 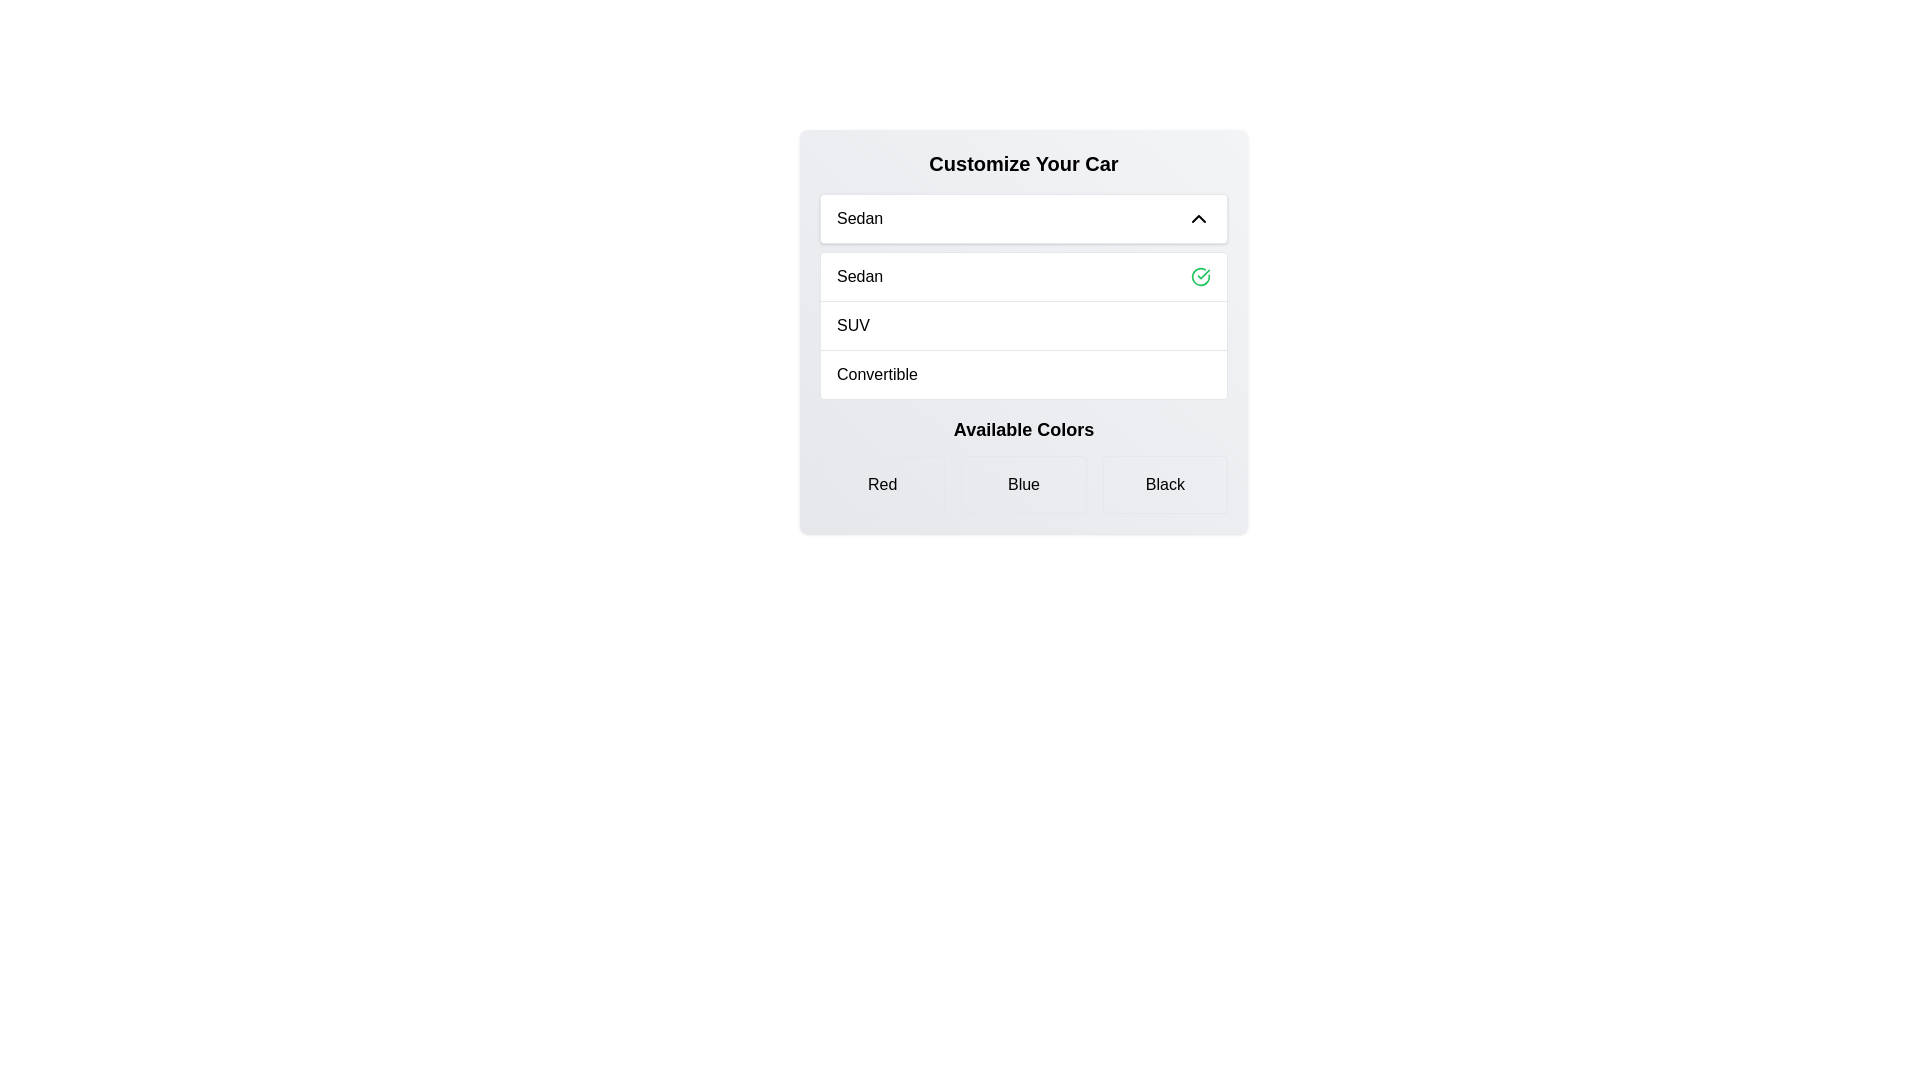 What do you see at coordinates (1023, 277) in the screenshot?
I see `the first selectable list item labeled 'Sedan'` at bounding box center [1023, 277].